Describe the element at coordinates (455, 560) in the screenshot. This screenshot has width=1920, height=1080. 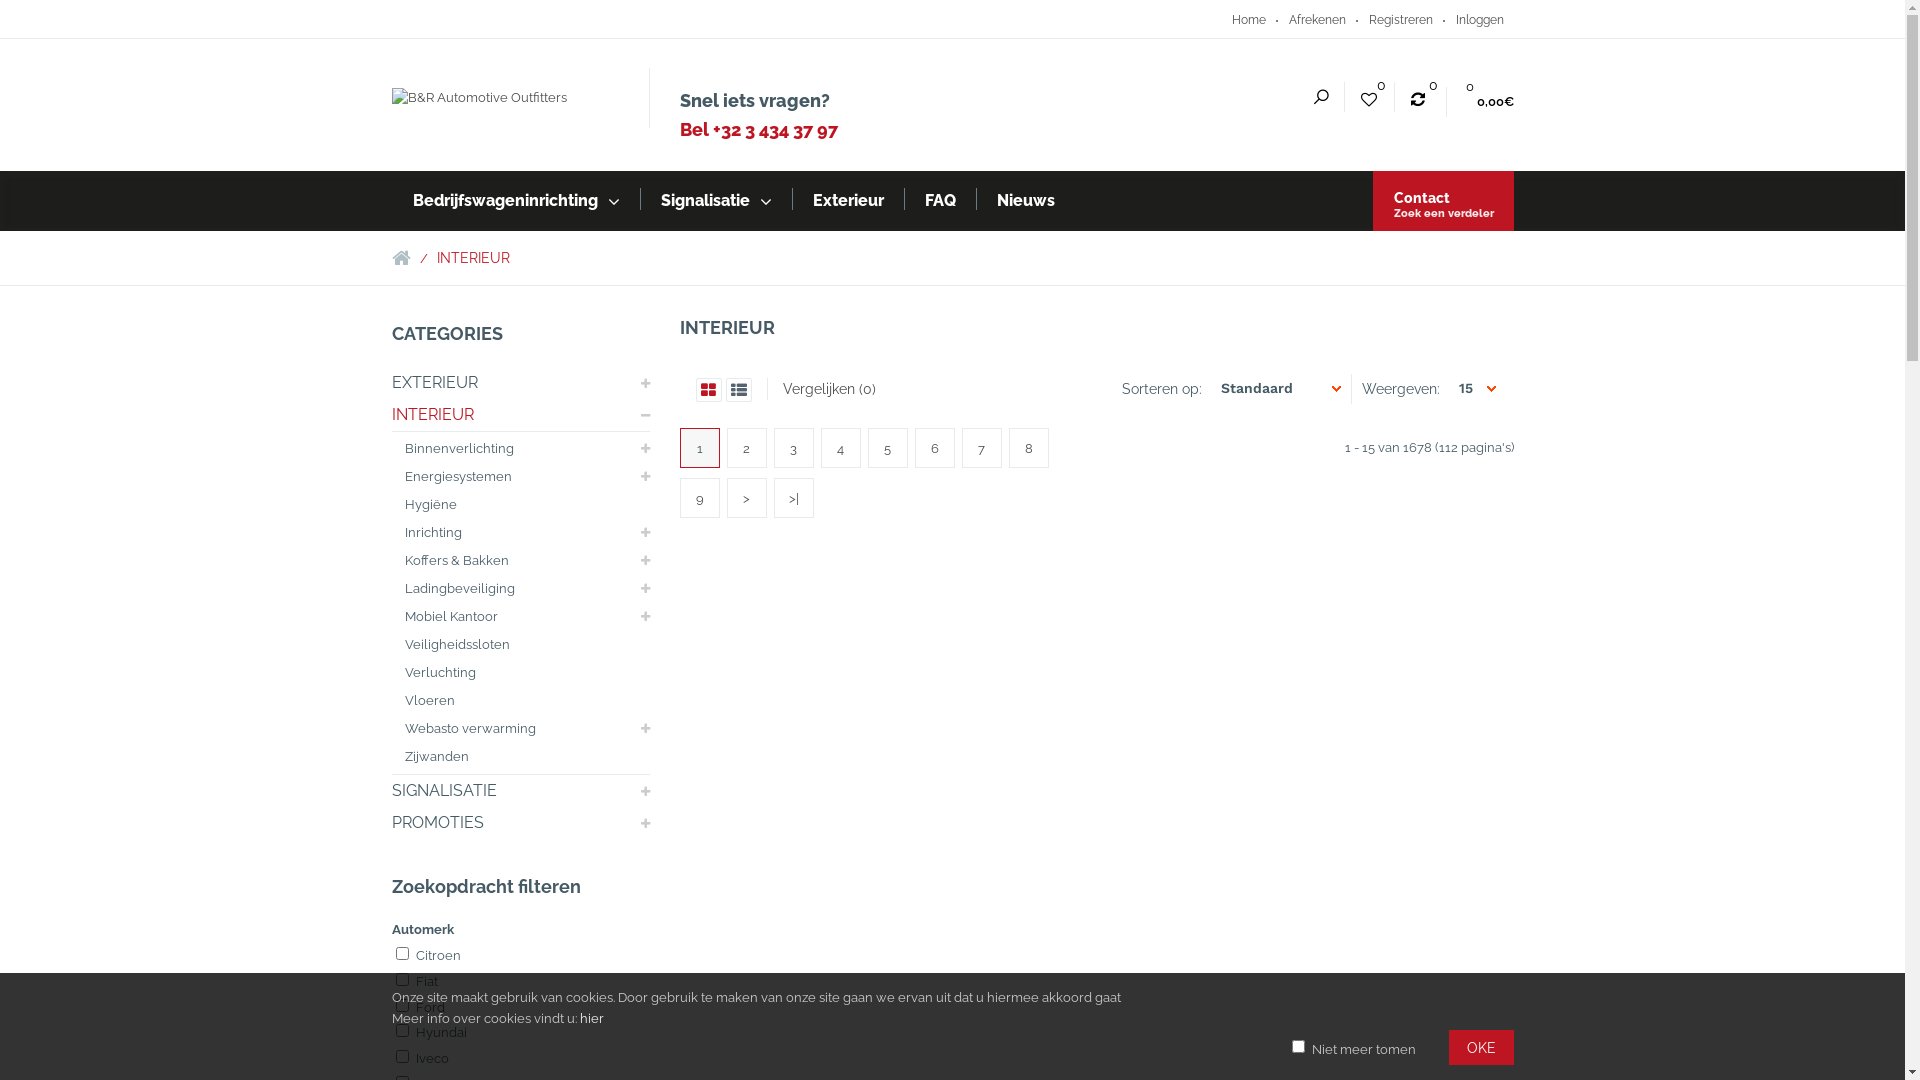
I see `'Koffers & Bakken'` at that location.